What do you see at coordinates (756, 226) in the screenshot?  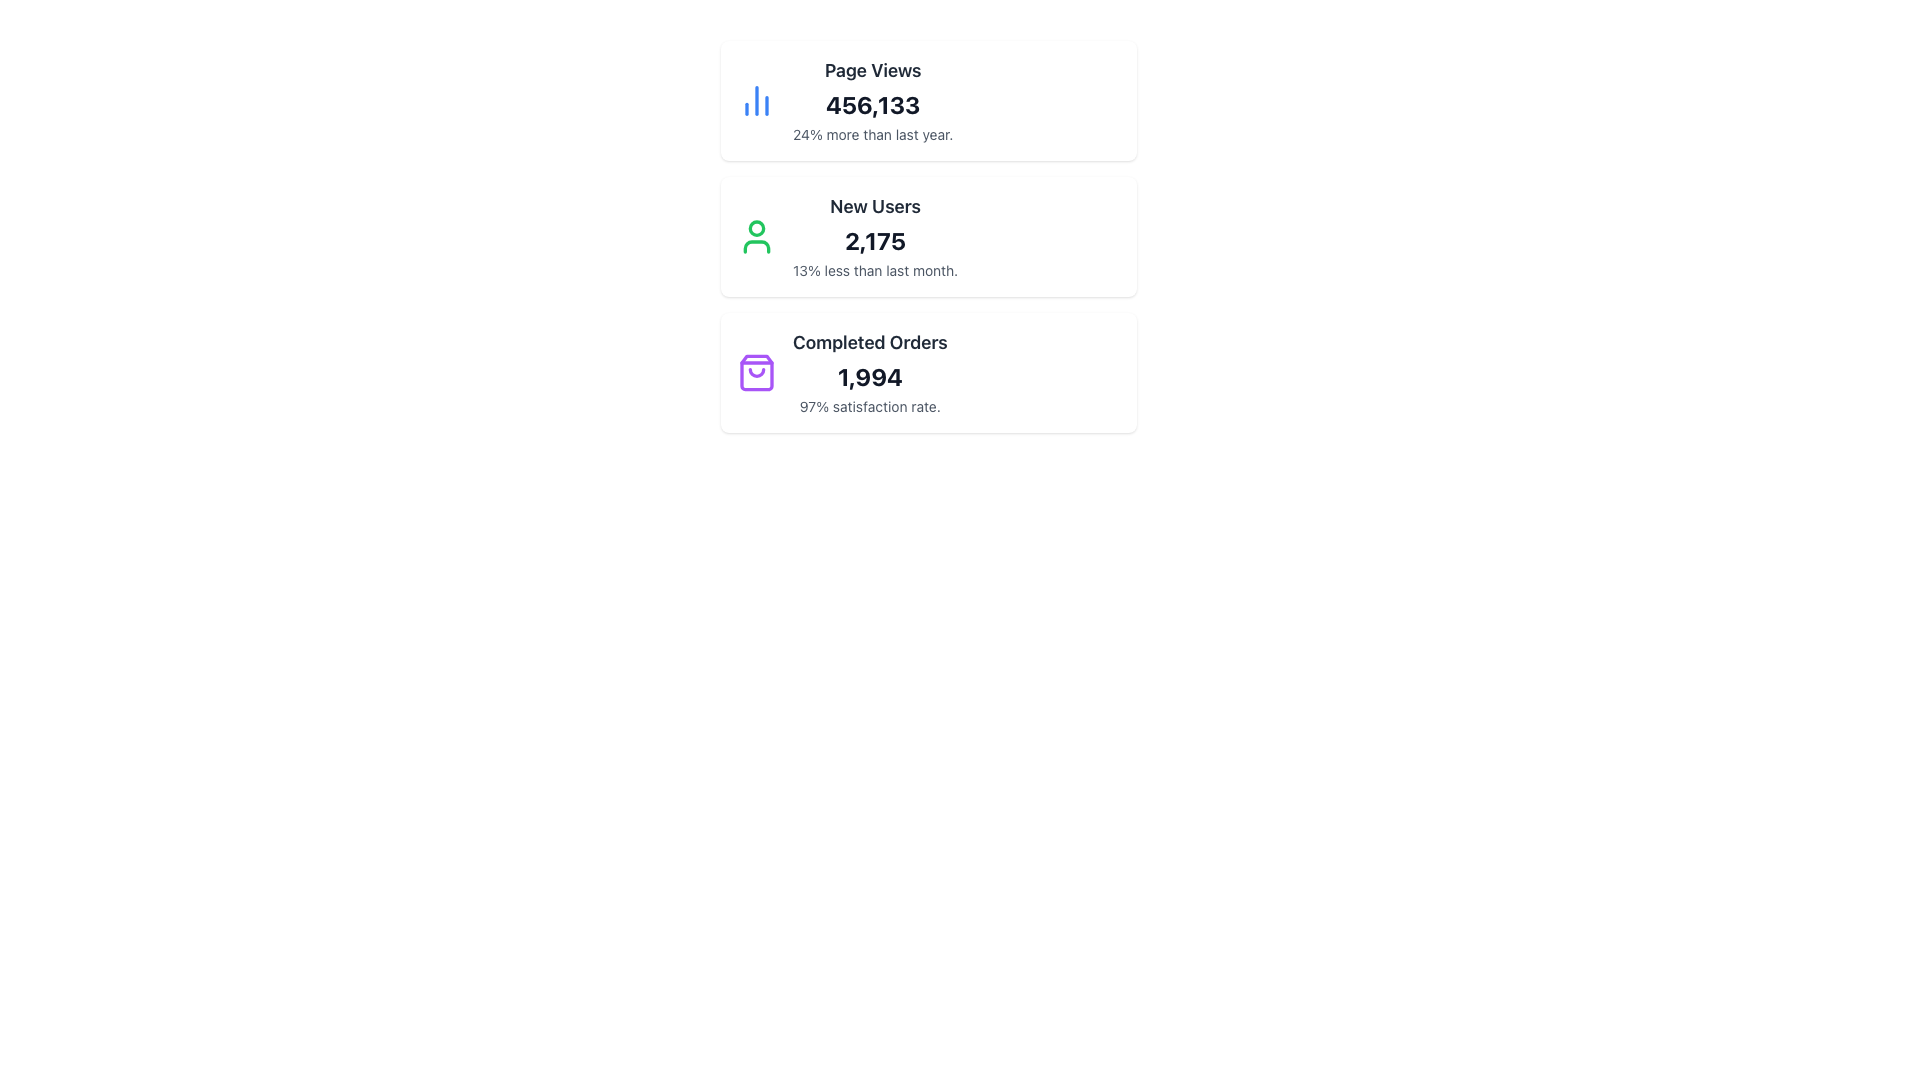 I see `the Circle graphic which represents the head component of the user profile icon, located next to the 'New Users' text` at bounding box center [756, 226].